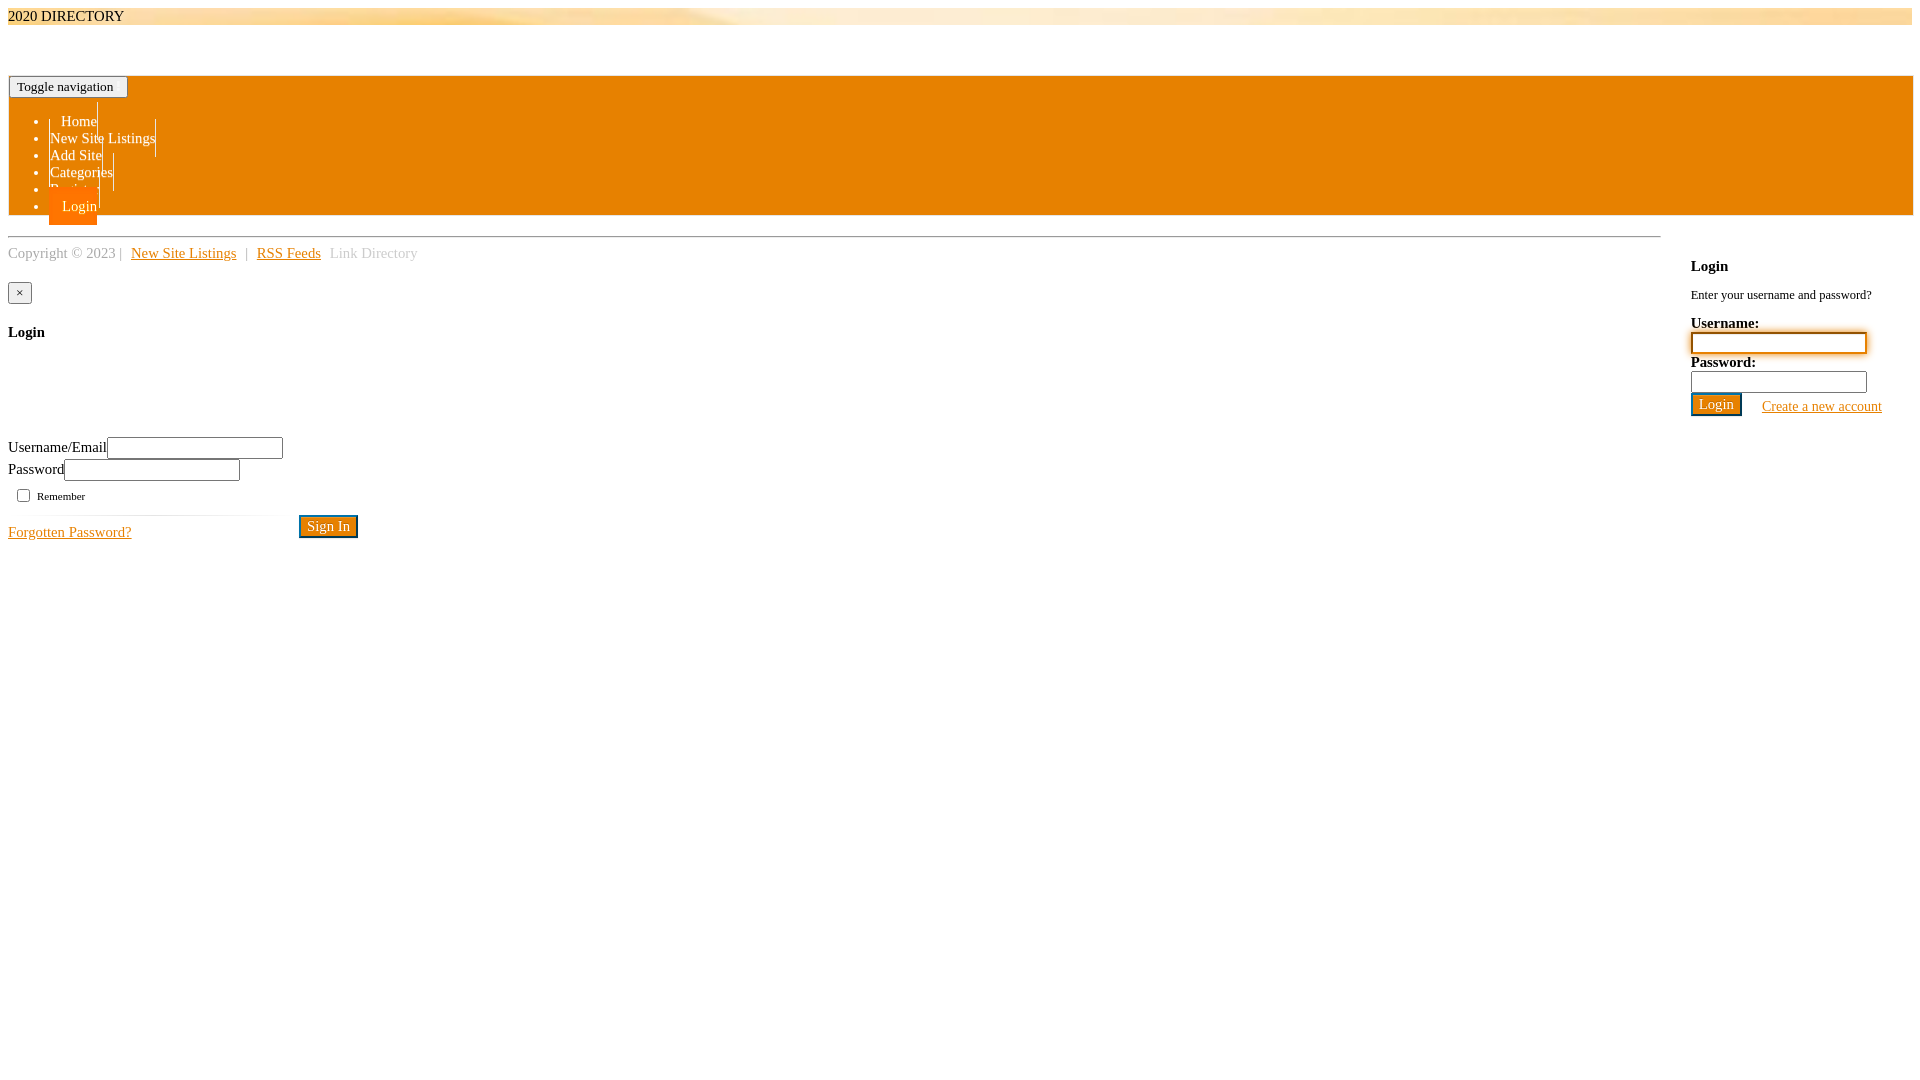 Image resolution: width=1920 pixels, height=1080 pixels. What do you see at coordinates (1822, 405) in the screenshot?
I see `'Create a new account'` at bounding box center [1822, 405].